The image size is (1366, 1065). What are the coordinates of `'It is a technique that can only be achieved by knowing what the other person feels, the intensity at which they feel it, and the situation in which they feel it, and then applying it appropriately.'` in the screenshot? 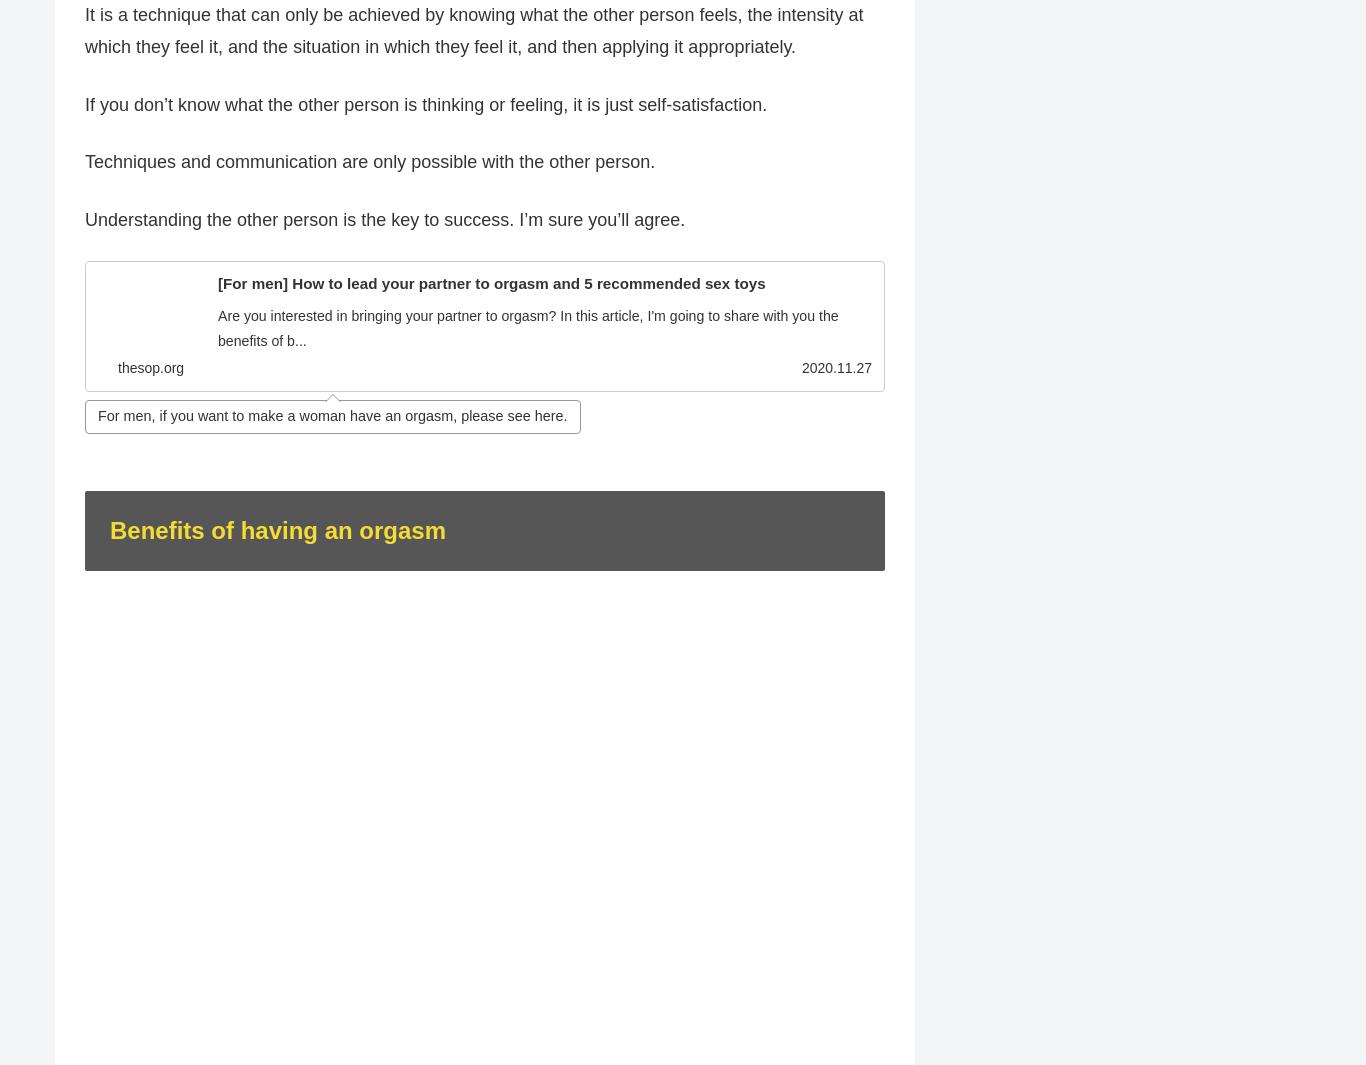 It's located at (474, 30).